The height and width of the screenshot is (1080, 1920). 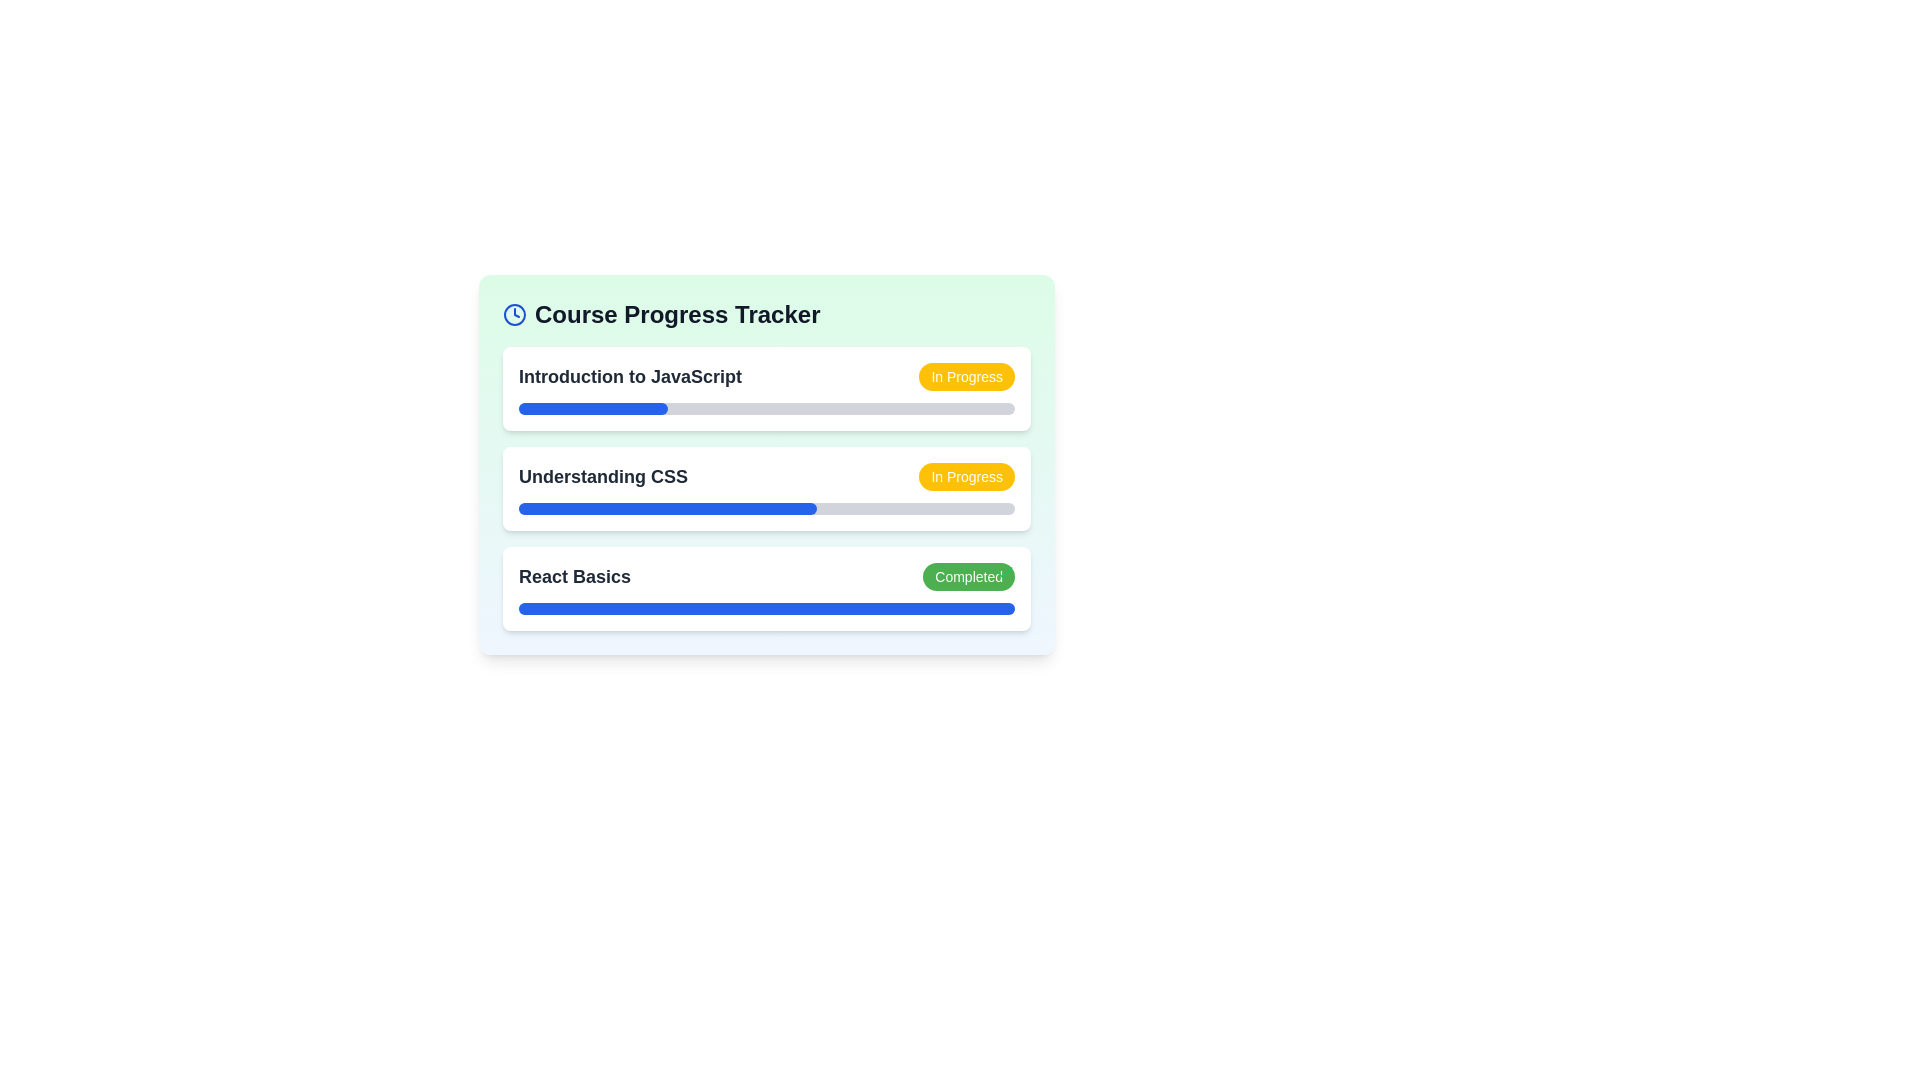 What do you see at coordinates (969, 577) in the screenshot?
I see `the 'Completed' status label` at bounding box center [969, 577].